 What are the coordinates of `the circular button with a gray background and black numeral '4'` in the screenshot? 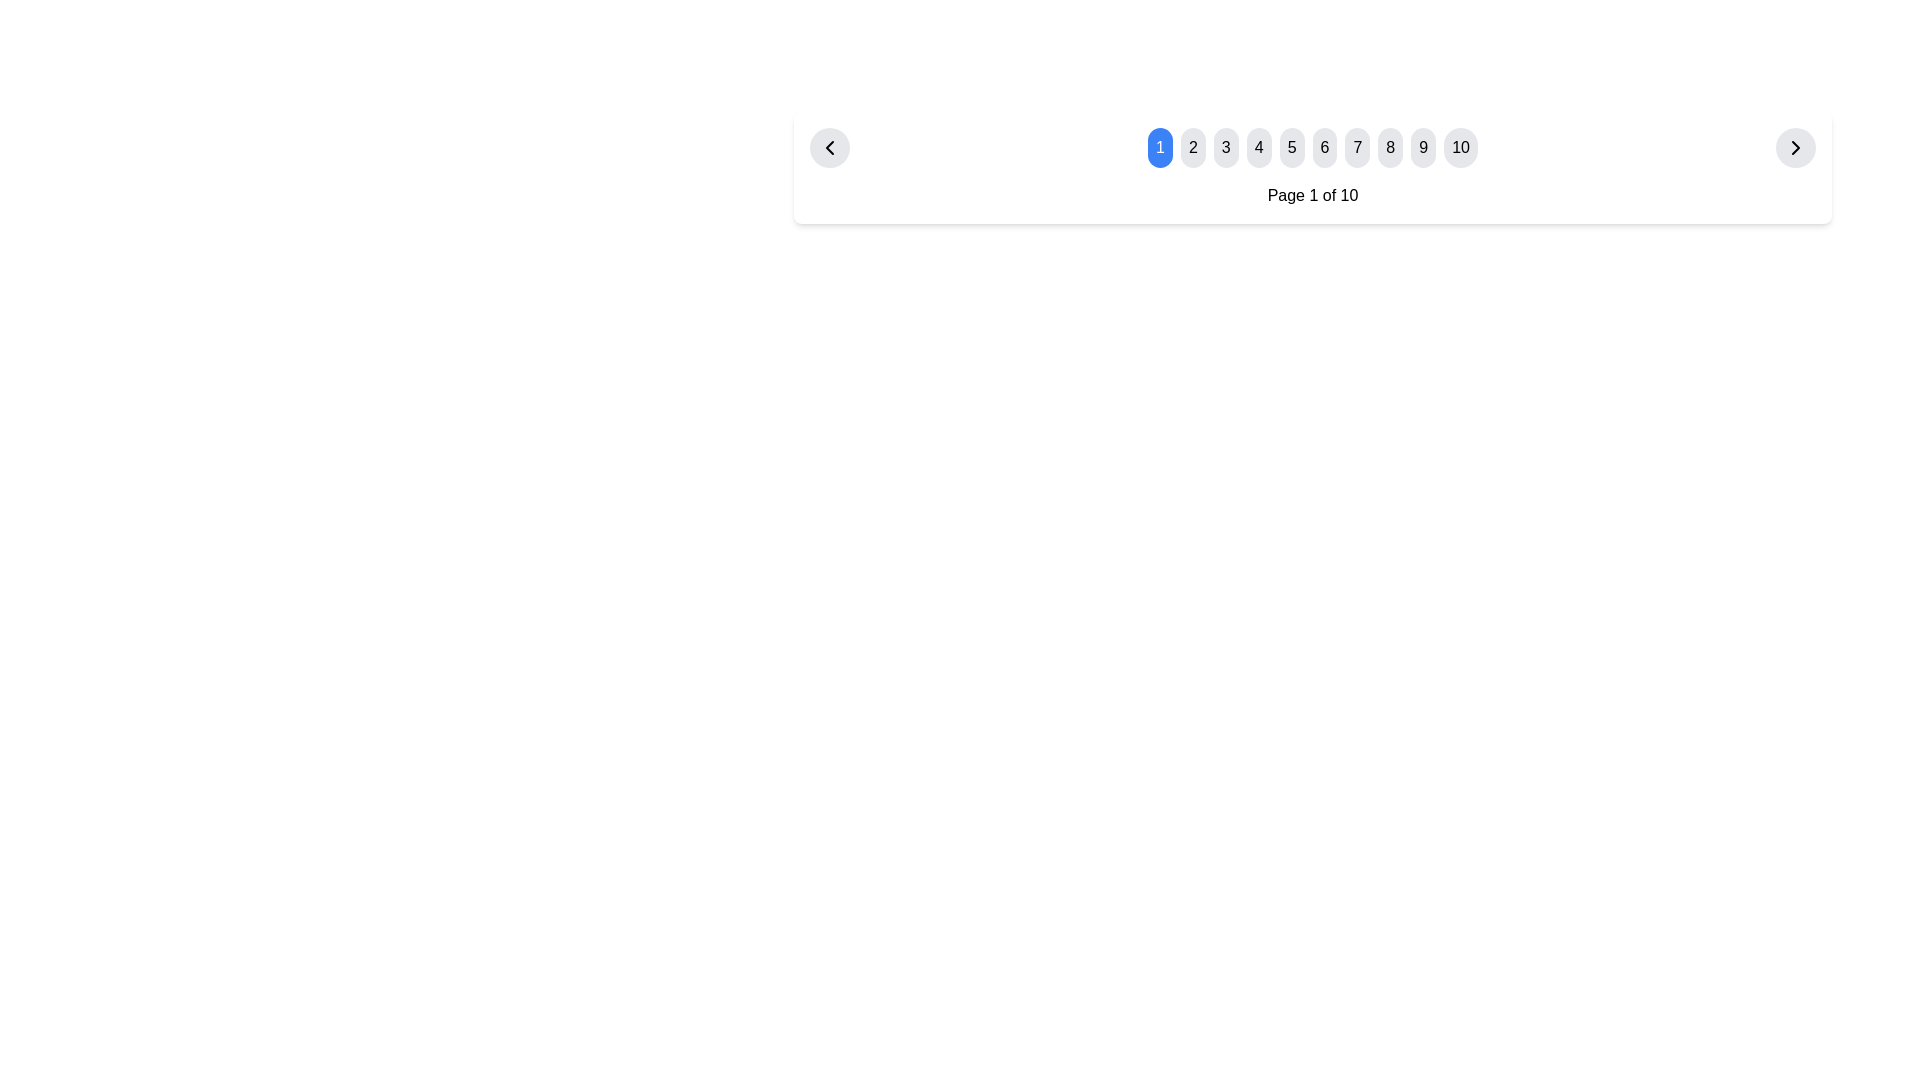 It's located at (1258, 146).